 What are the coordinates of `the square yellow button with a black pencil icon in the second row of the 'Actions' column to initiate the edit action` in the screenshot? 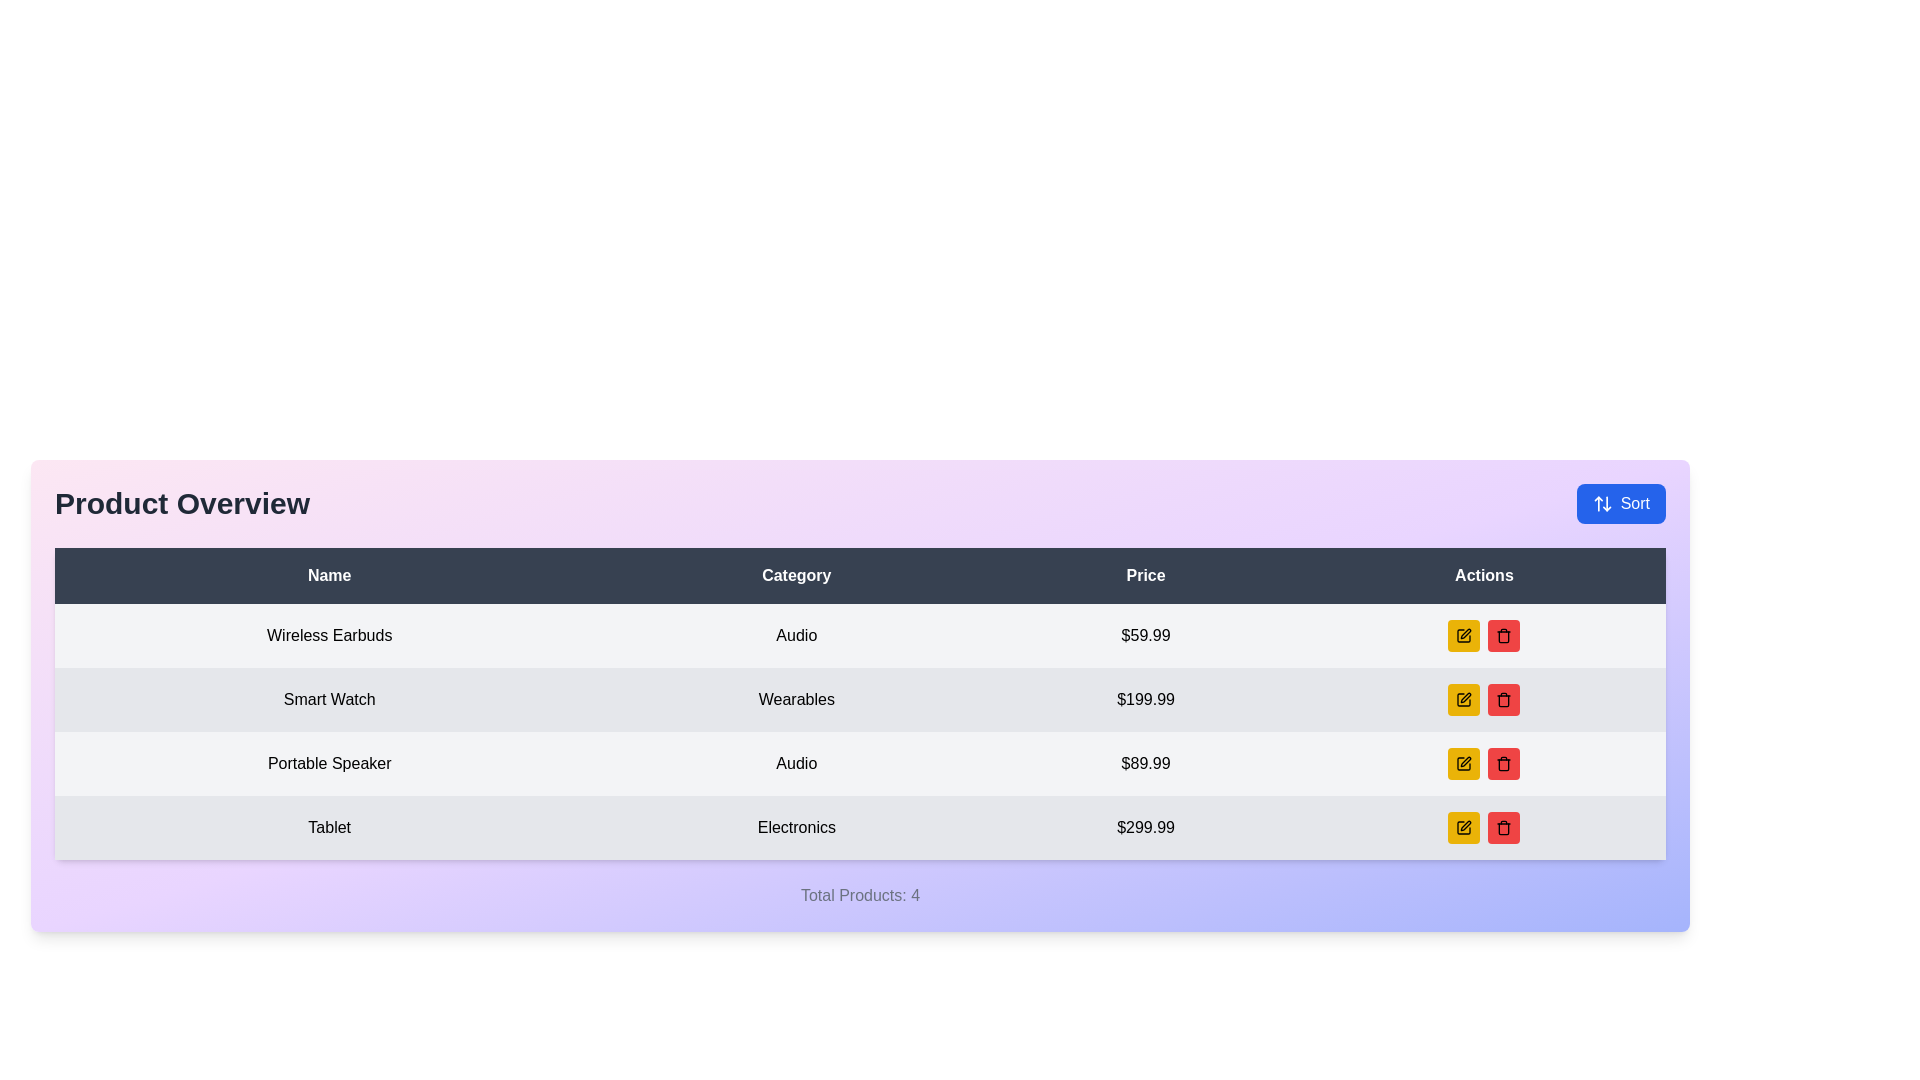 It's located at (1464, 698).